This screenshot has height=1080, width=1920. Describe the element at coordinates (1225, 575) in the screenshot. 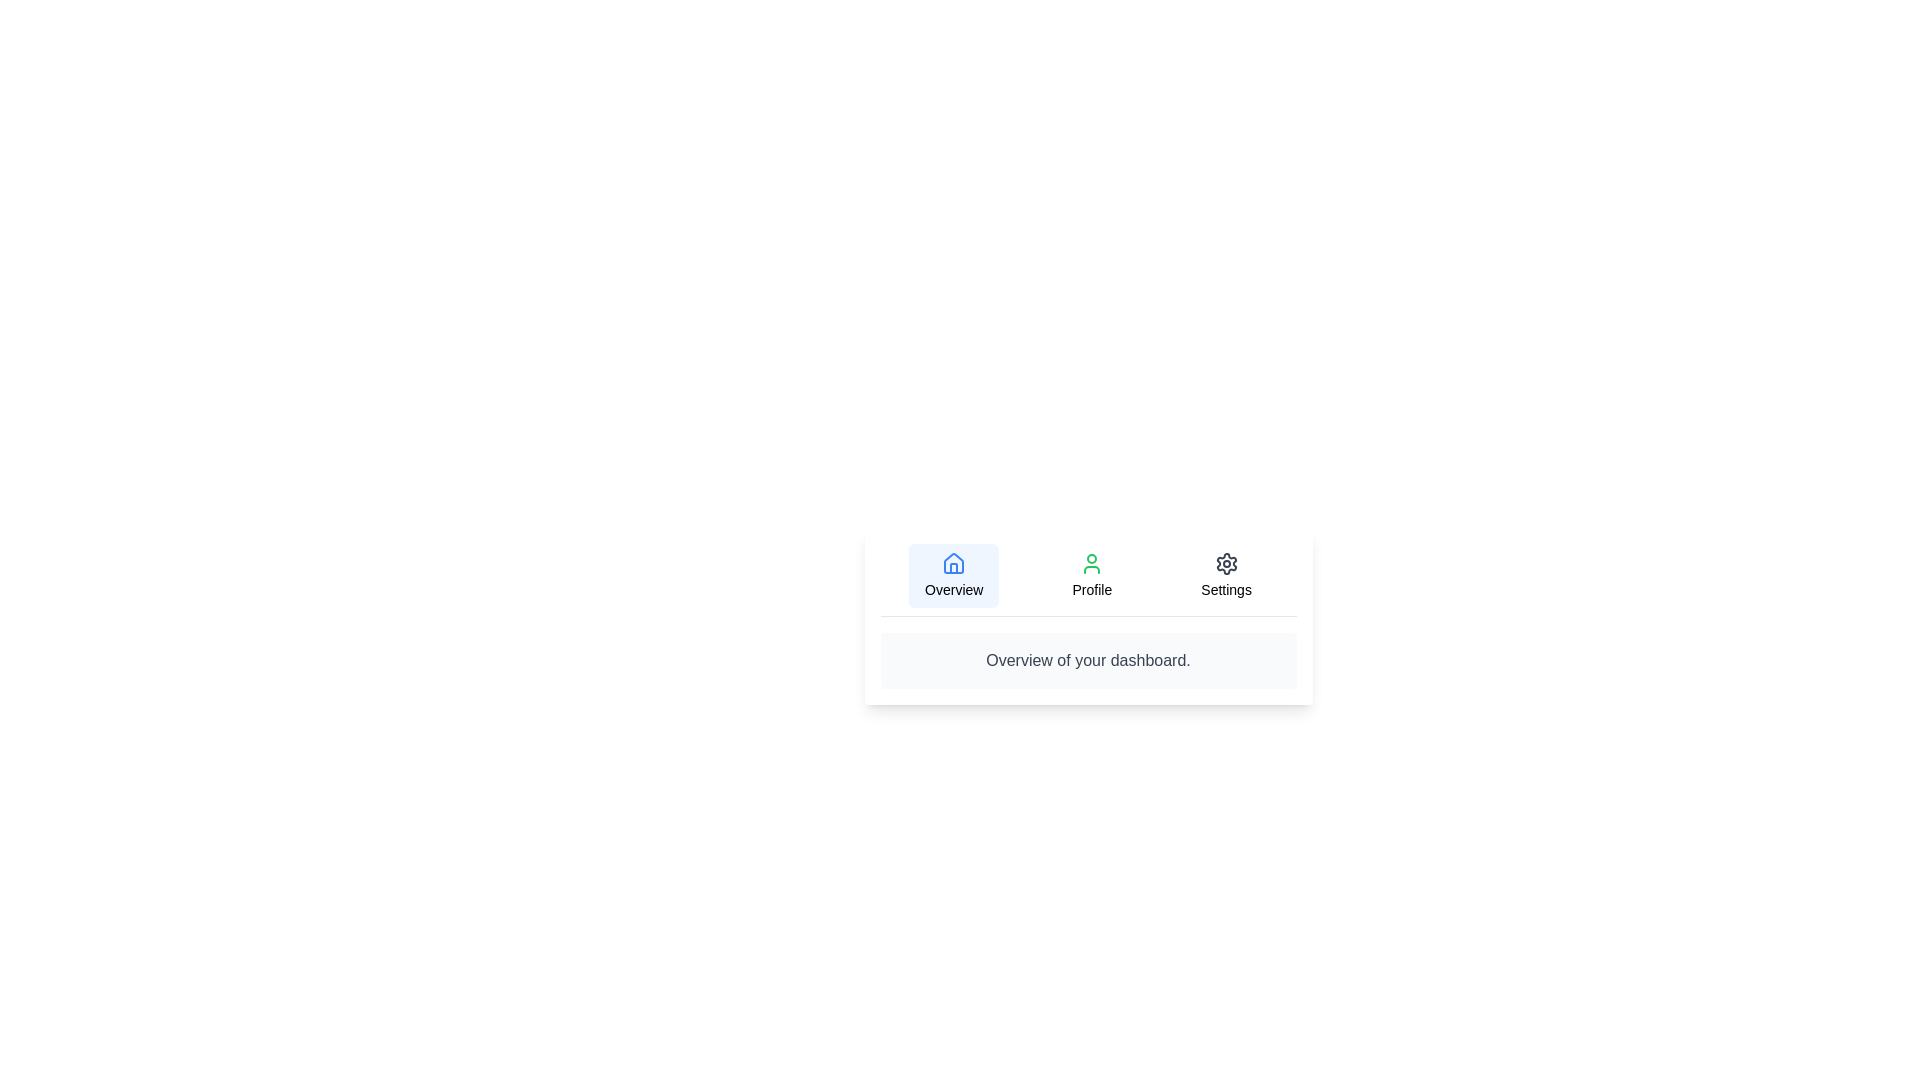

I see `the Settings tab to switch views` at that location.